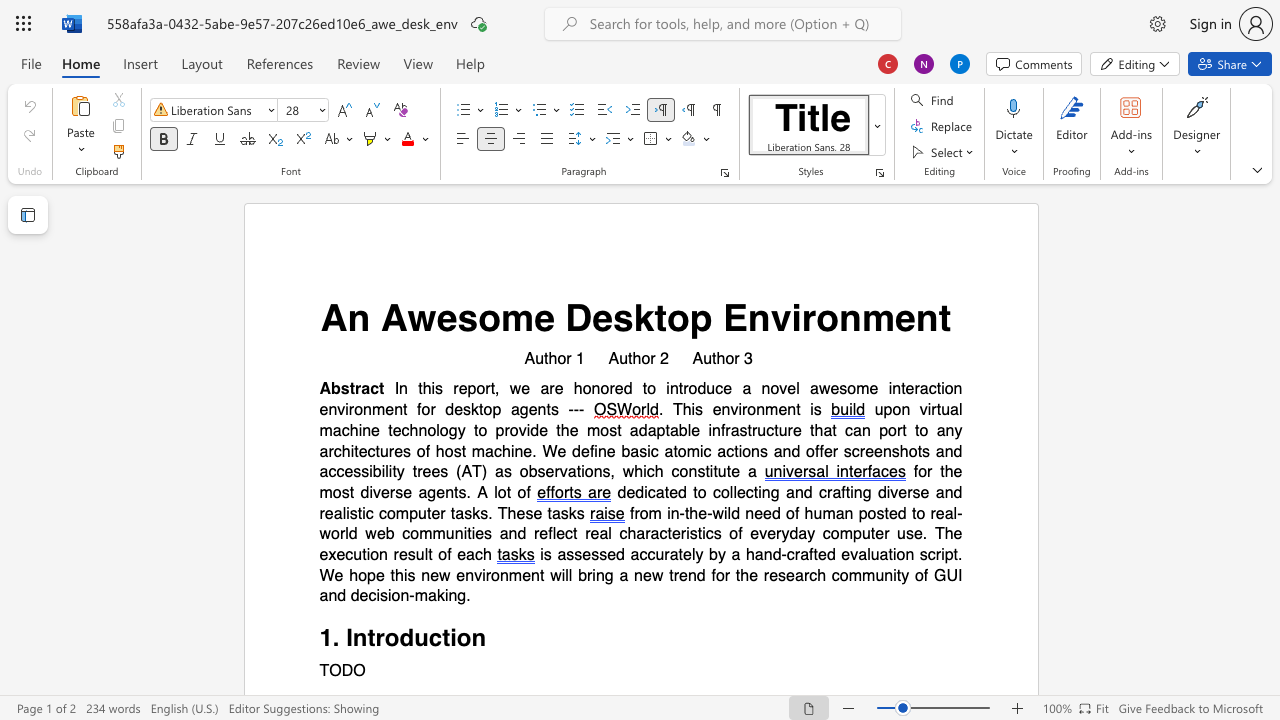 The height and width of the screenshot is (720, 1280). Describe the element at coordinates (438, 575) in the screenshot. I see `the subset text "w envi" within the text "new environment"` at that location.